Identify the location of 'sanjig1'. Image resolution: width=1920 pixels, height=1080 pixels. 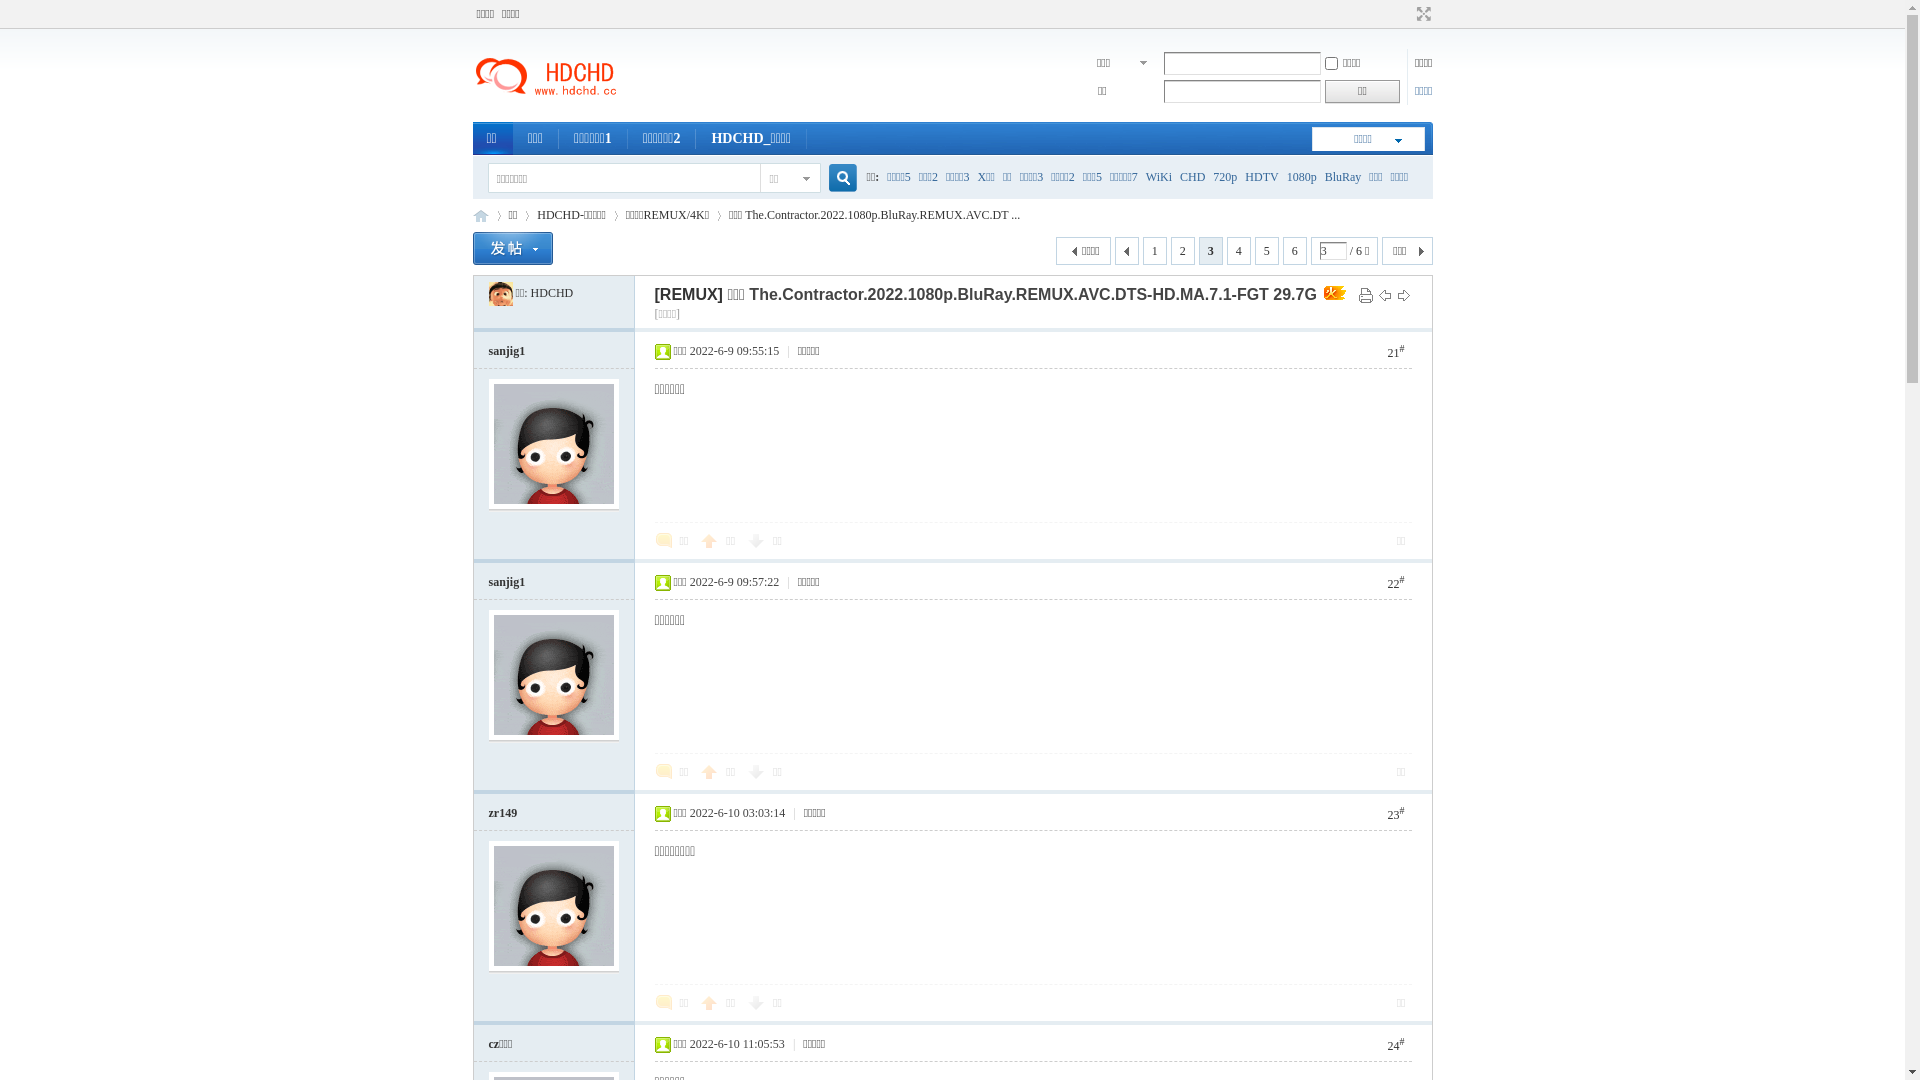
(506, 350).